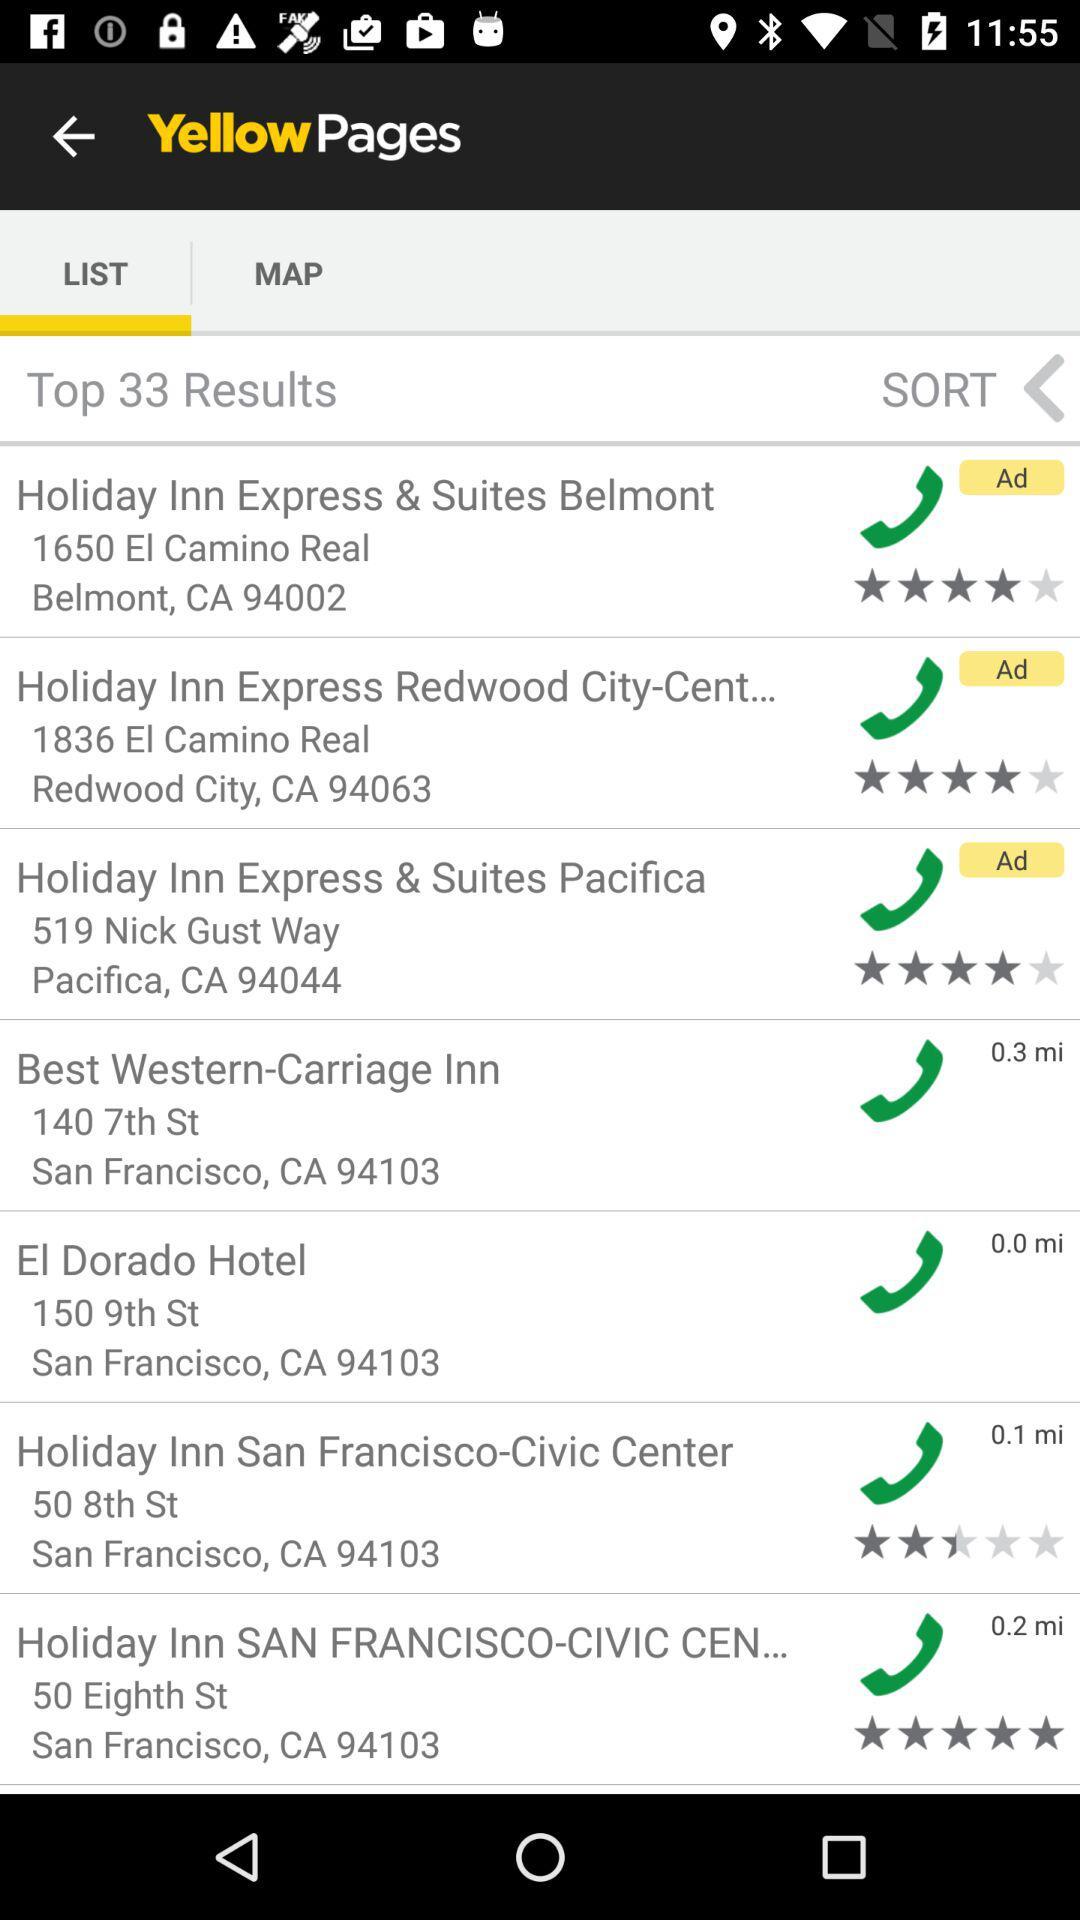 The height and width of the screenshot is (1920, 1080). What do you see at coordinates (427, 1257) in the screenshot?
I see `the el dorado hotel` at bounding box center [427, 1257].